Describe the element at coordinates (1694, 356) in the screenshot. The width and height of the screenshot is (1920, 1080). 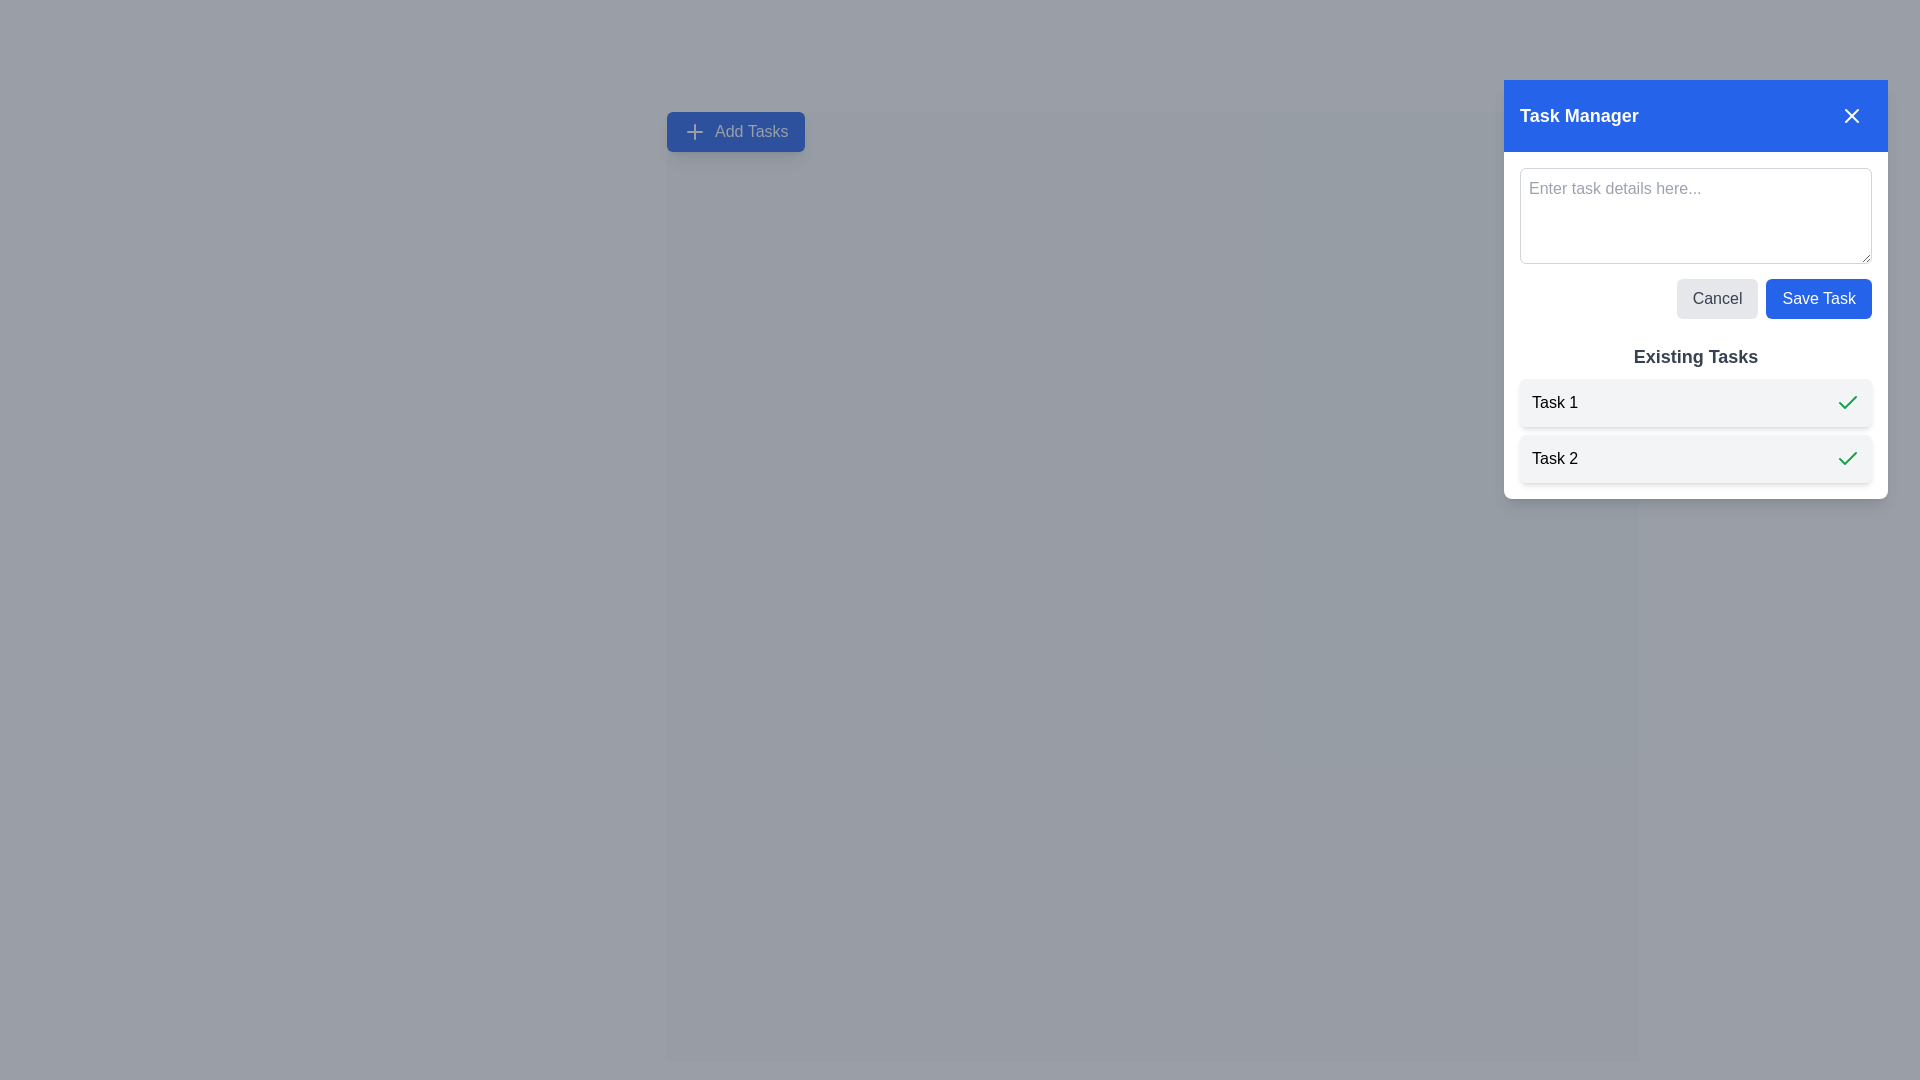
I see `the 'Existing Tasks' text label, which is prominently displayed in bold gray font within the 'Task Manager' panel, serving as a header for the task list` at that location.